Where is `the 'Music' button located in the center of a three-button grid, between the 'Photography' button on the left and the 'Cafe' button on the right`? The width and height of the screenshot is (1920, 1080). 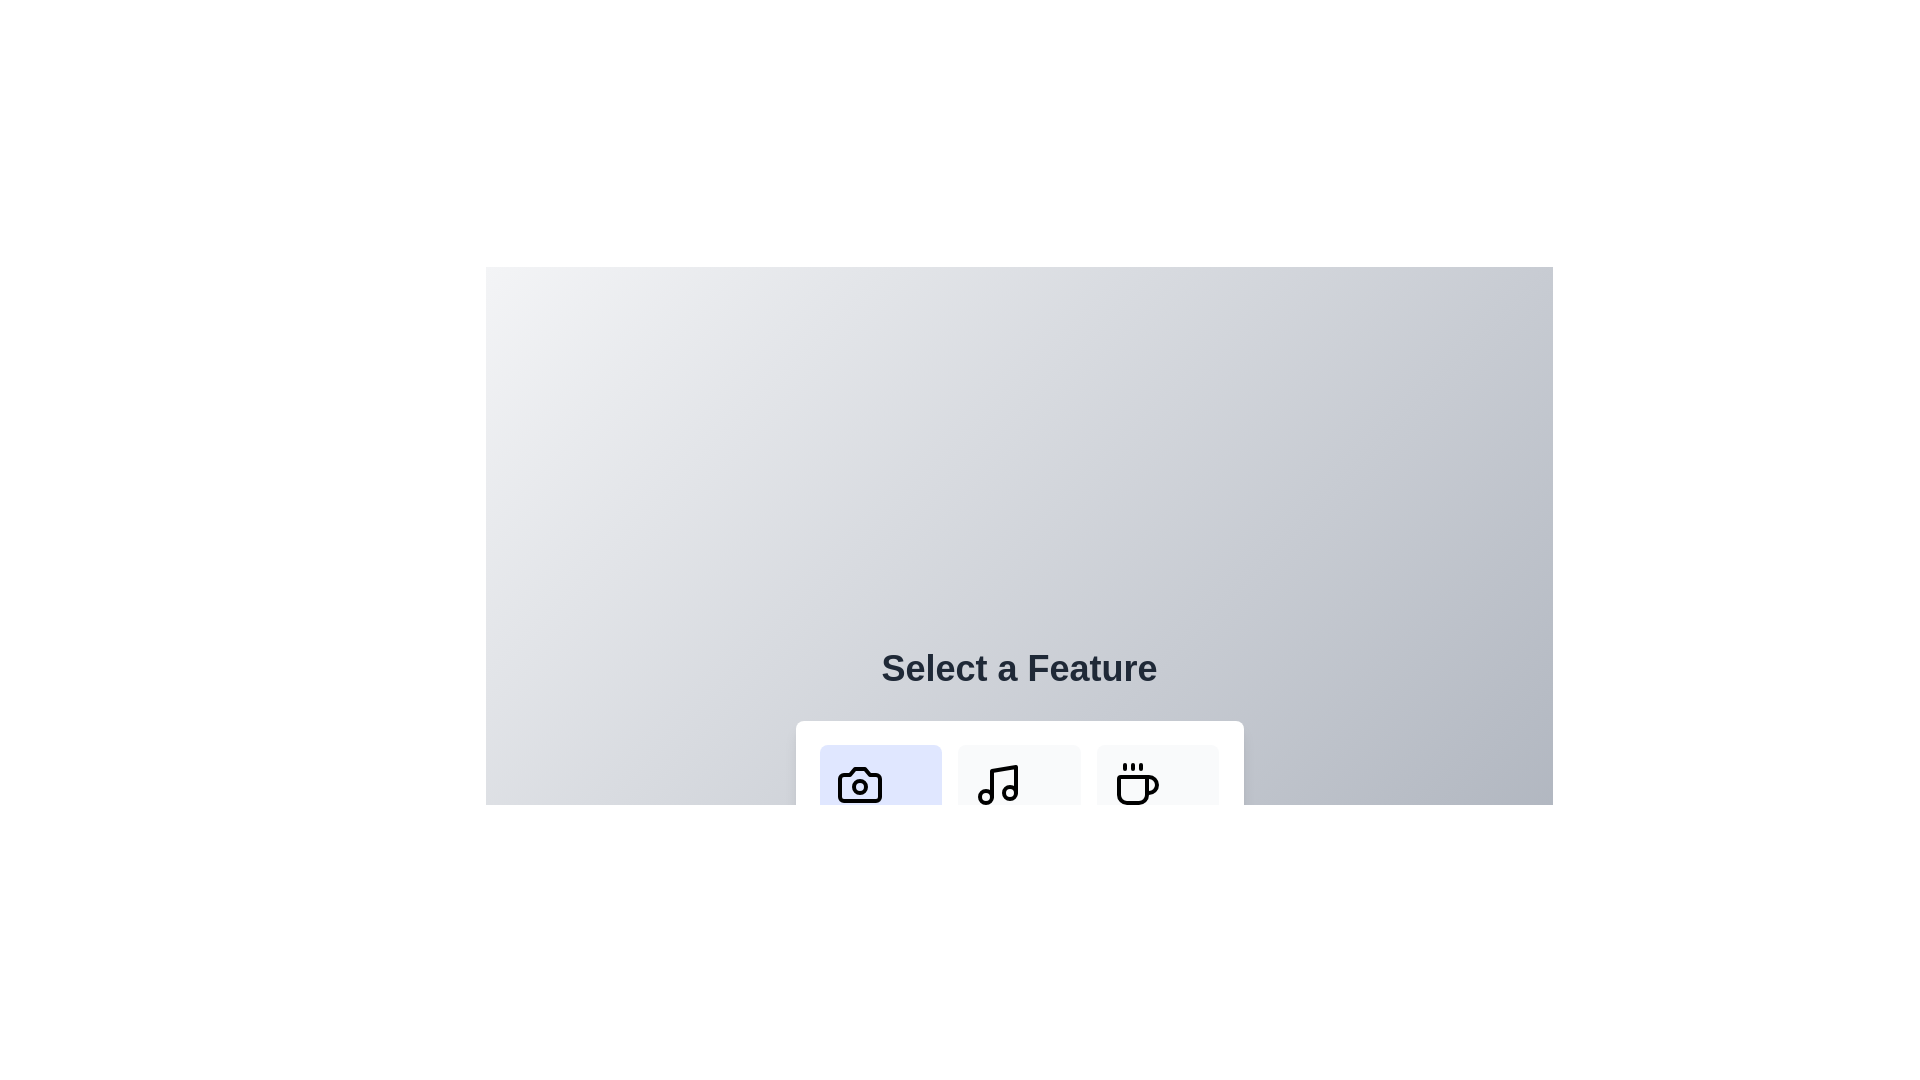
the 'Music' button located in the center of a three-button grid, between the 'Photography' button on the left and the 'Cafe' button on the right is located at coordinates (1019, 801).